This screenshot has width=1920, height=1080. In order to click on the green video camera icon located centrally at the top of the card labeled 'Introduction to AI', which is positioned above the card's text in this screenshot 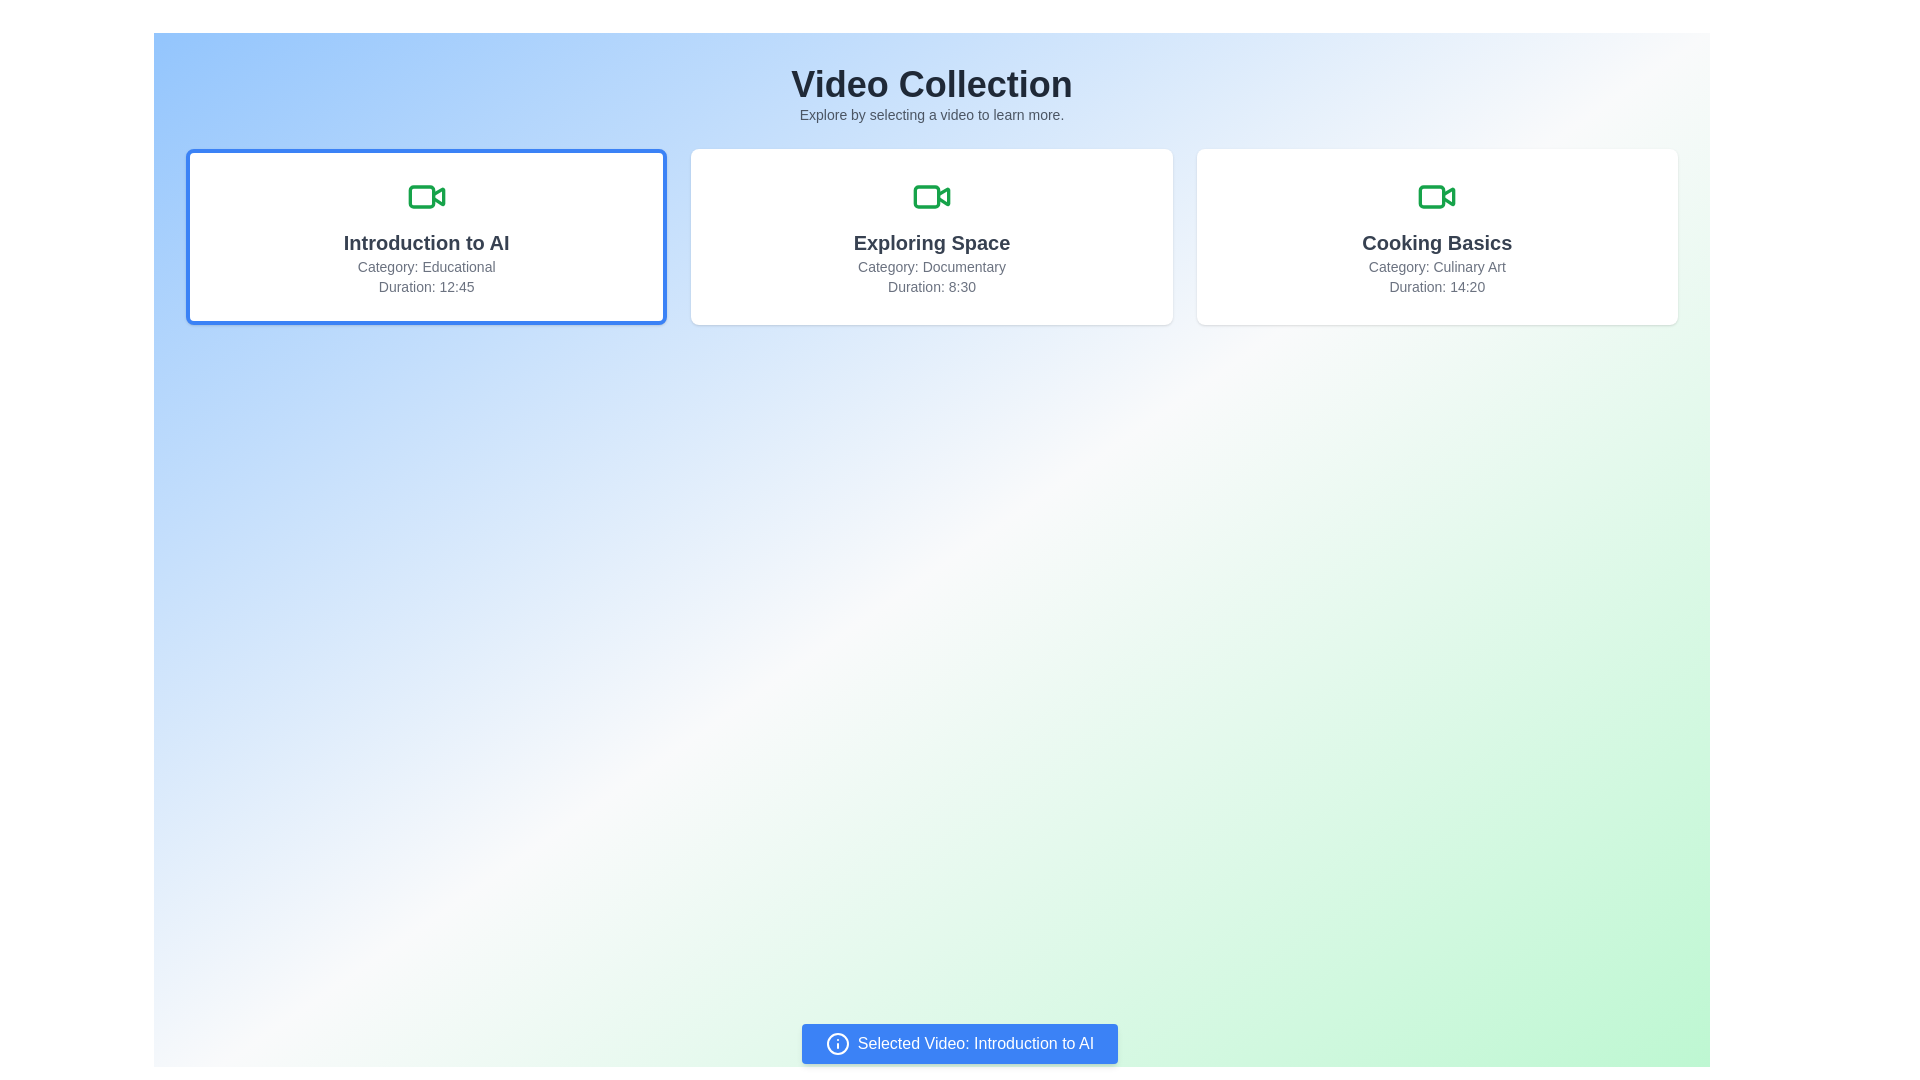, I will do `click(425, 196)`.